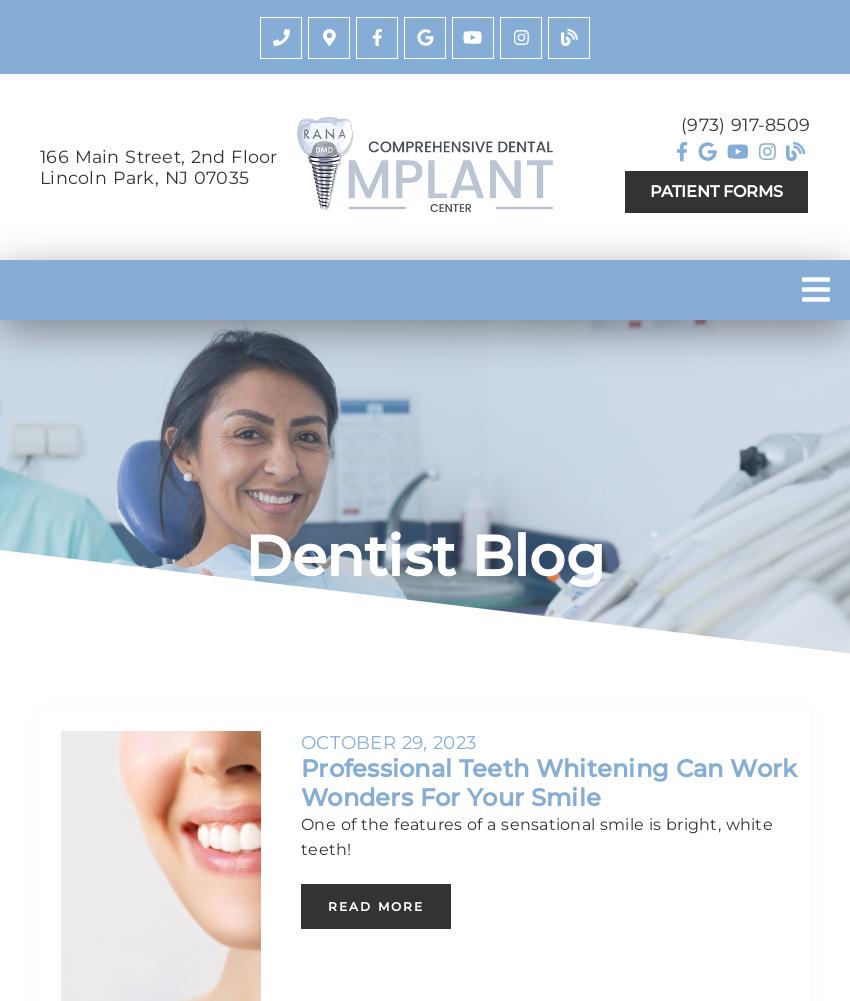 This screenshot has width=850, height=1001. What do you see at coordinates (535, 835) in the screenshot?
I see `'One of the features of a sensational smile is bright, white teeth!'` at bounding box center [535, 835].